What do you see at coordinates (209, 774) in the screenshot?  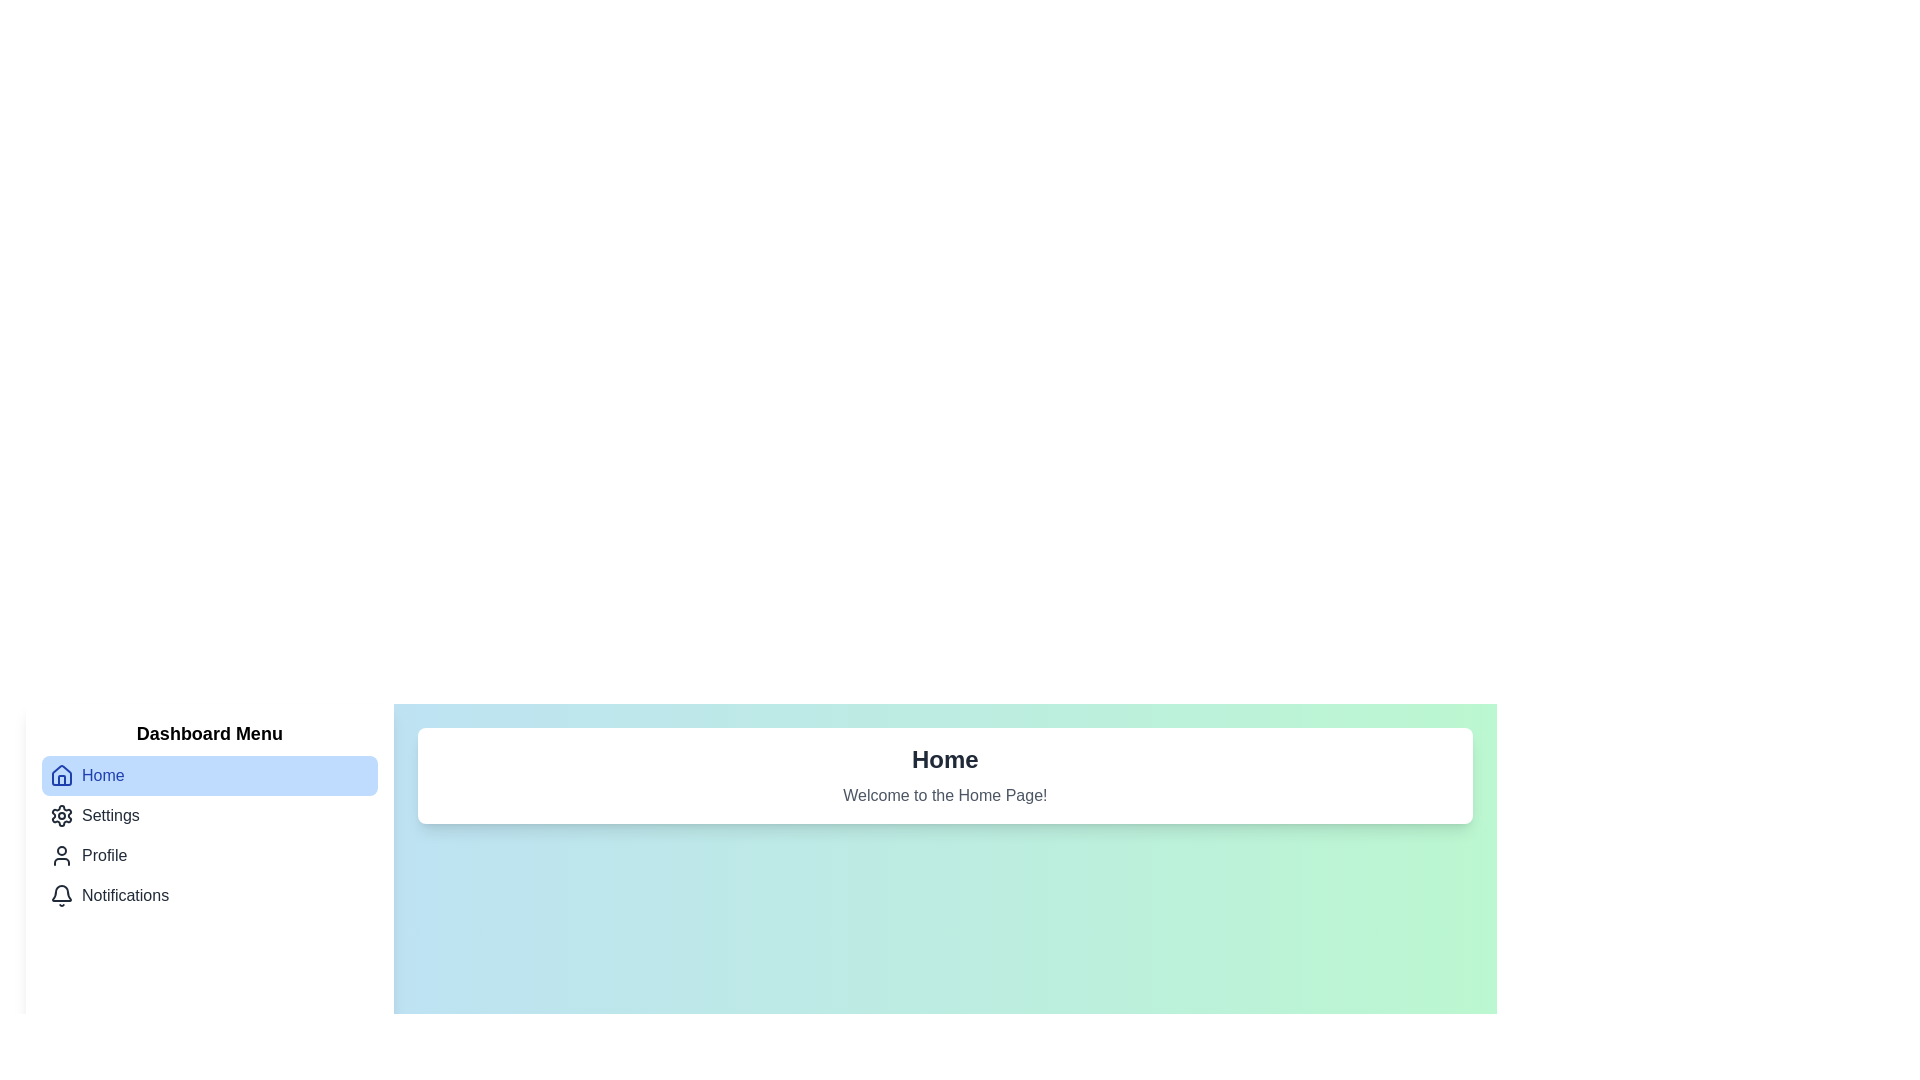 I see `the button corresponding to the selected section Home` at bounding box center [209, 774].